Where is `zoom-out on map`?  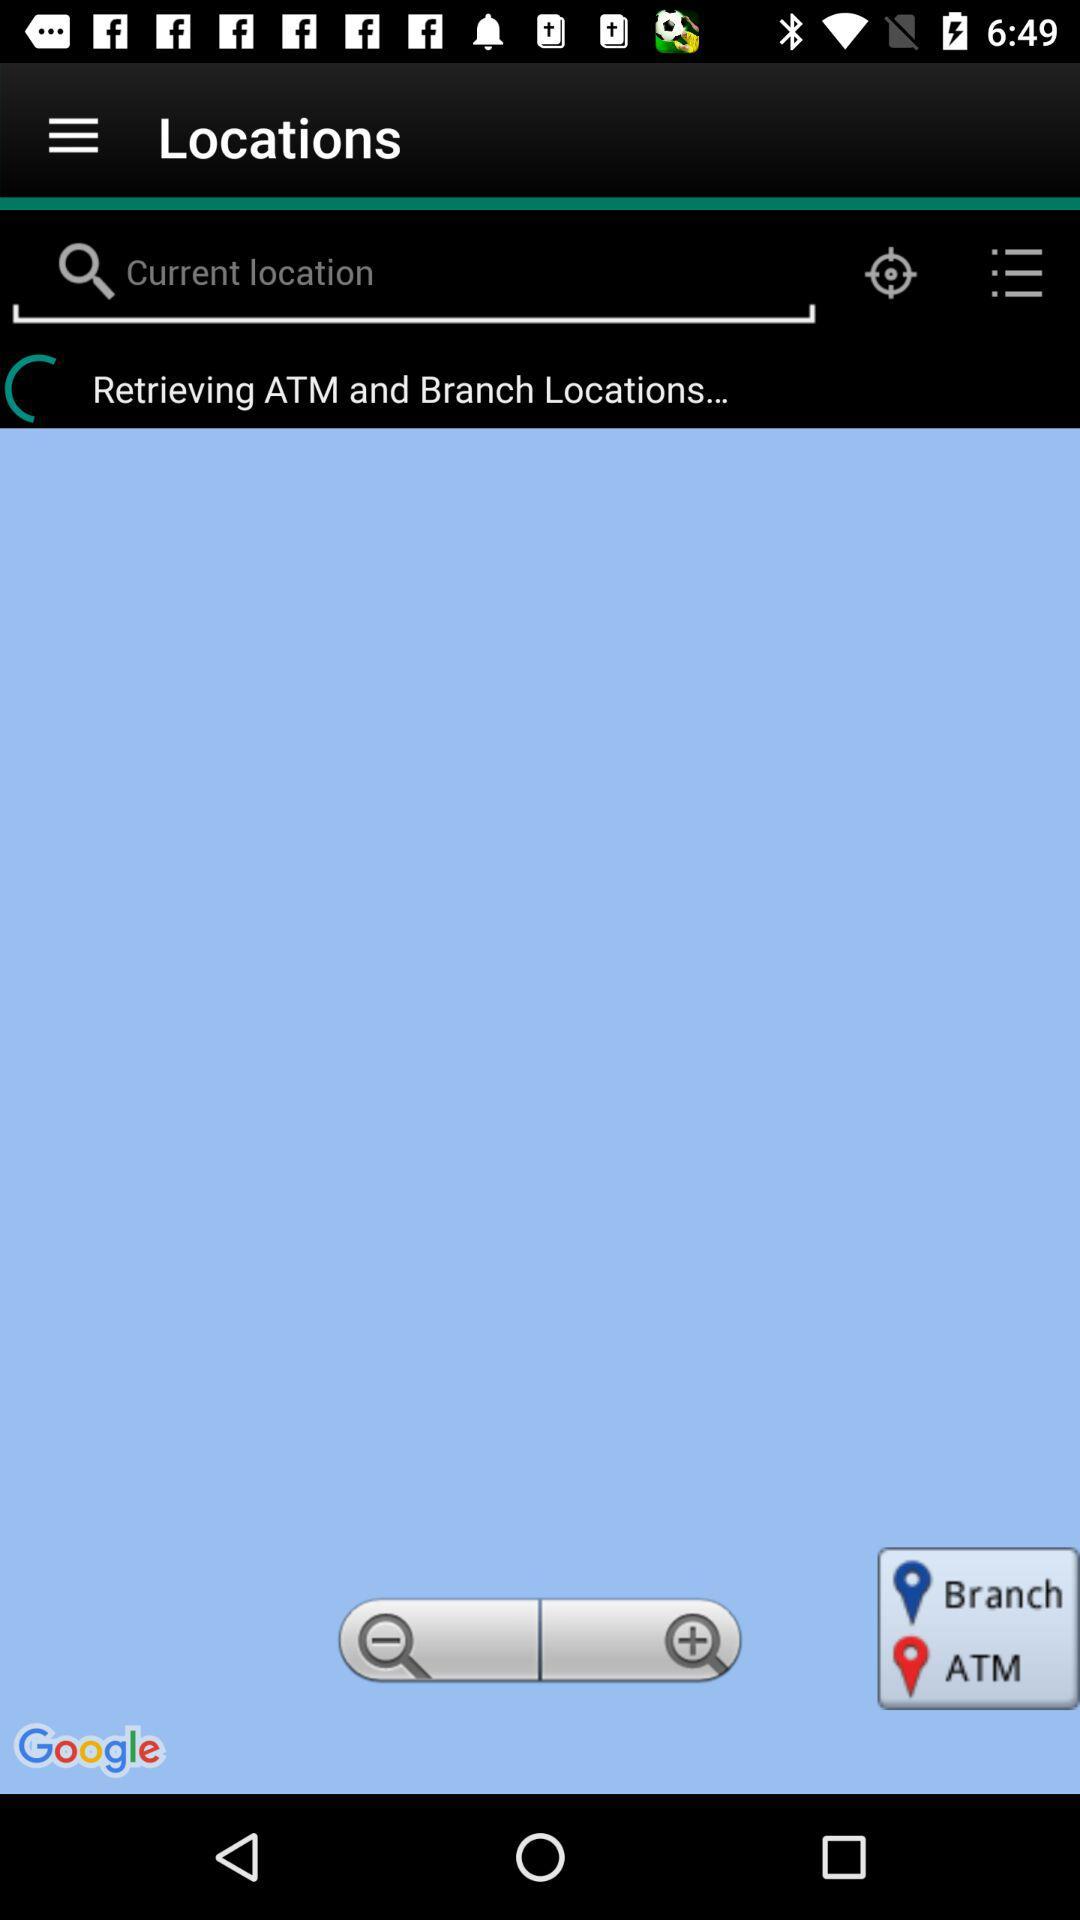
zoom-out on map is located at coordinates (434, 1646).